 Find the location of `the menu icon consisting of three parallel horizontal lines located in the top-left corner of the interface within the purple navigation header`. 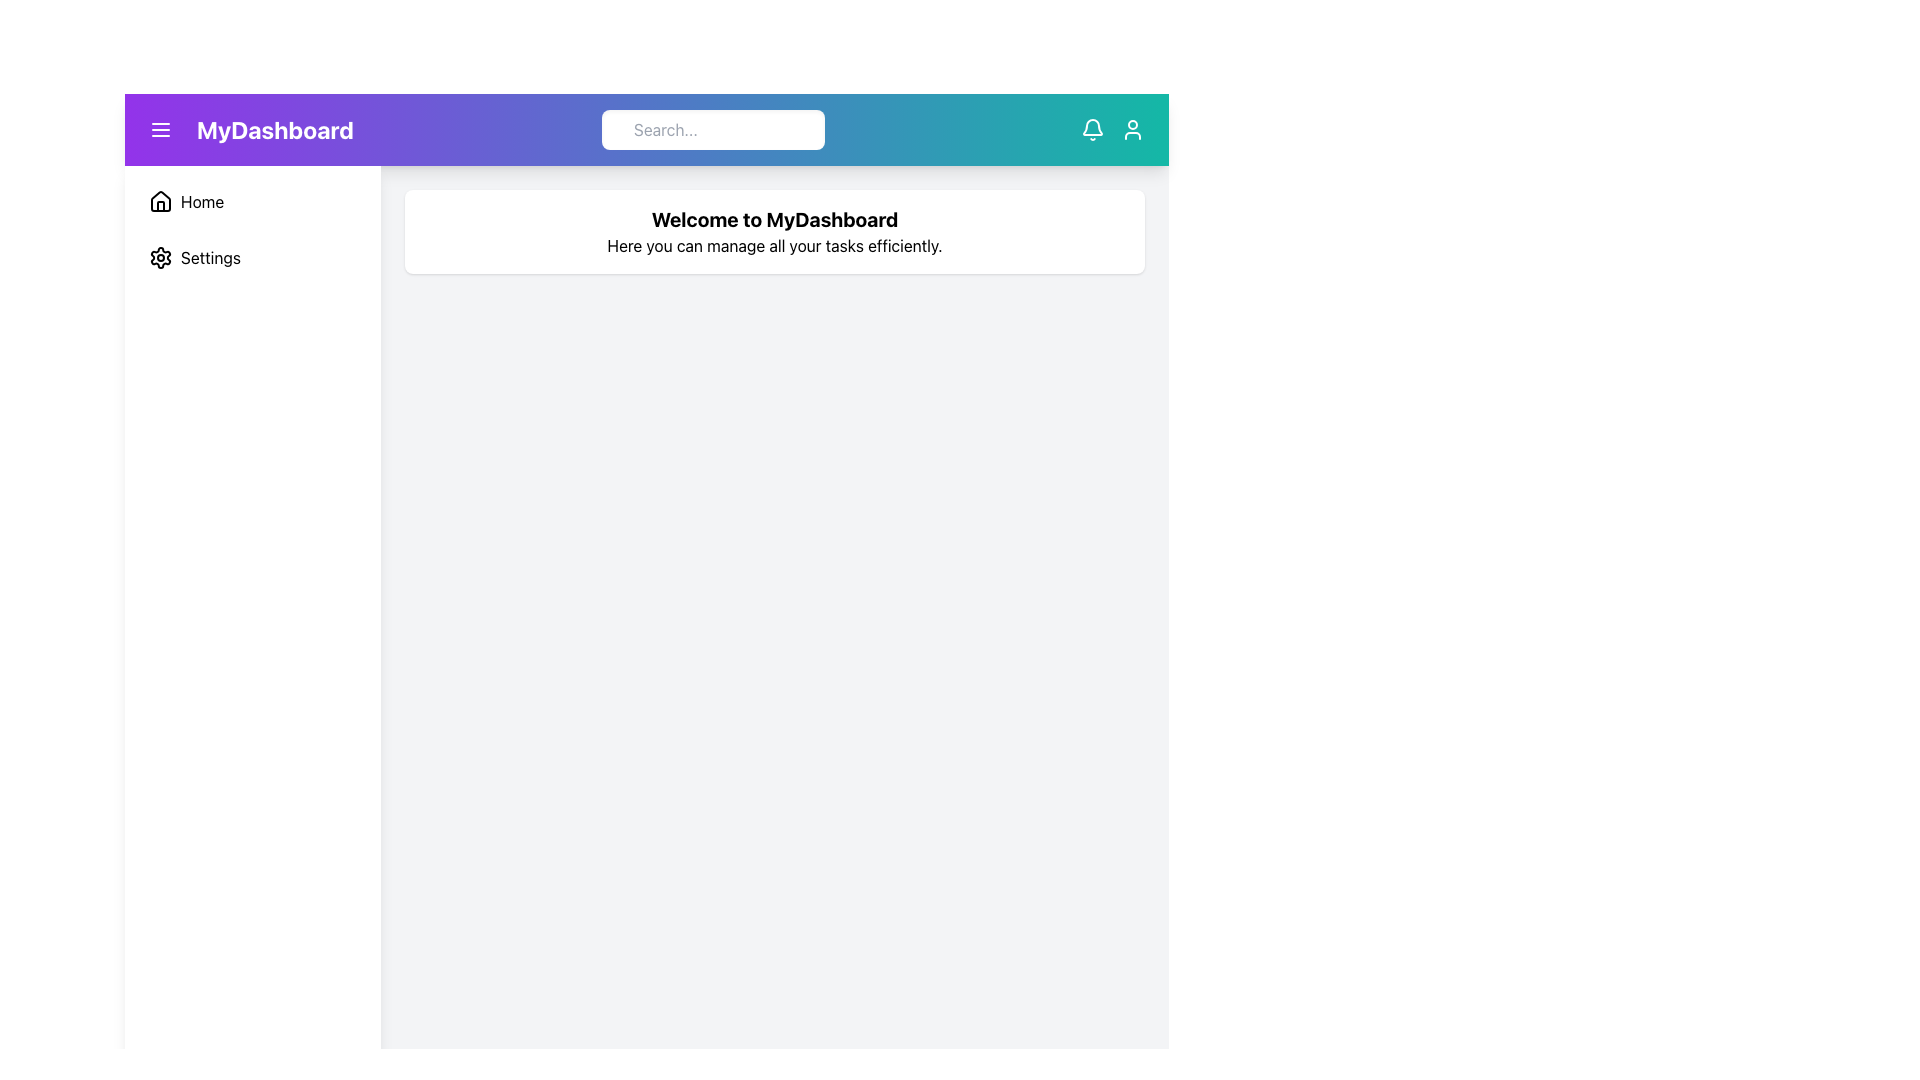

the menu icon consisting of three parallel horizontal lines located in the top-left corner of the interface within the purple navigation header is located at coordinates (161, 130).